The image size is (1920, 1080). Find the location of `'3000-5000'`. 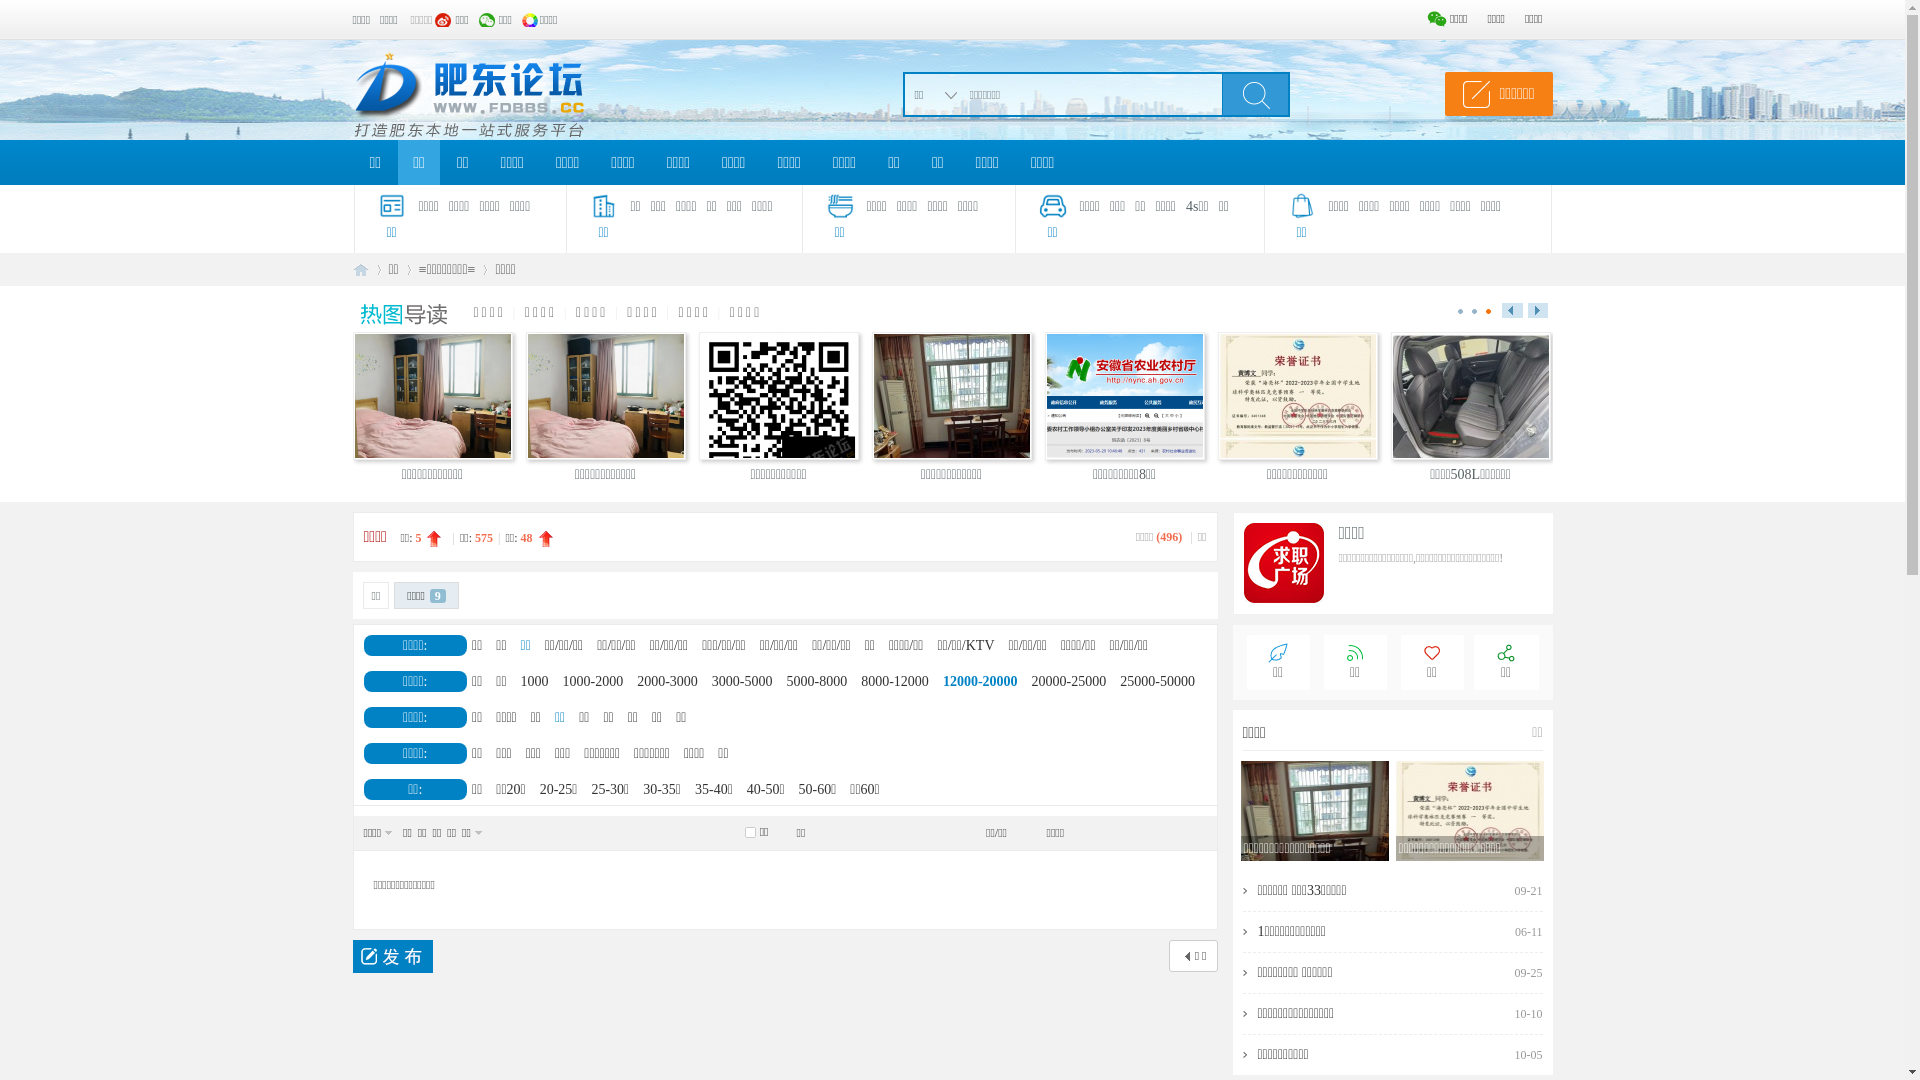

'3000-5000' is located at coordinates (741, 680).